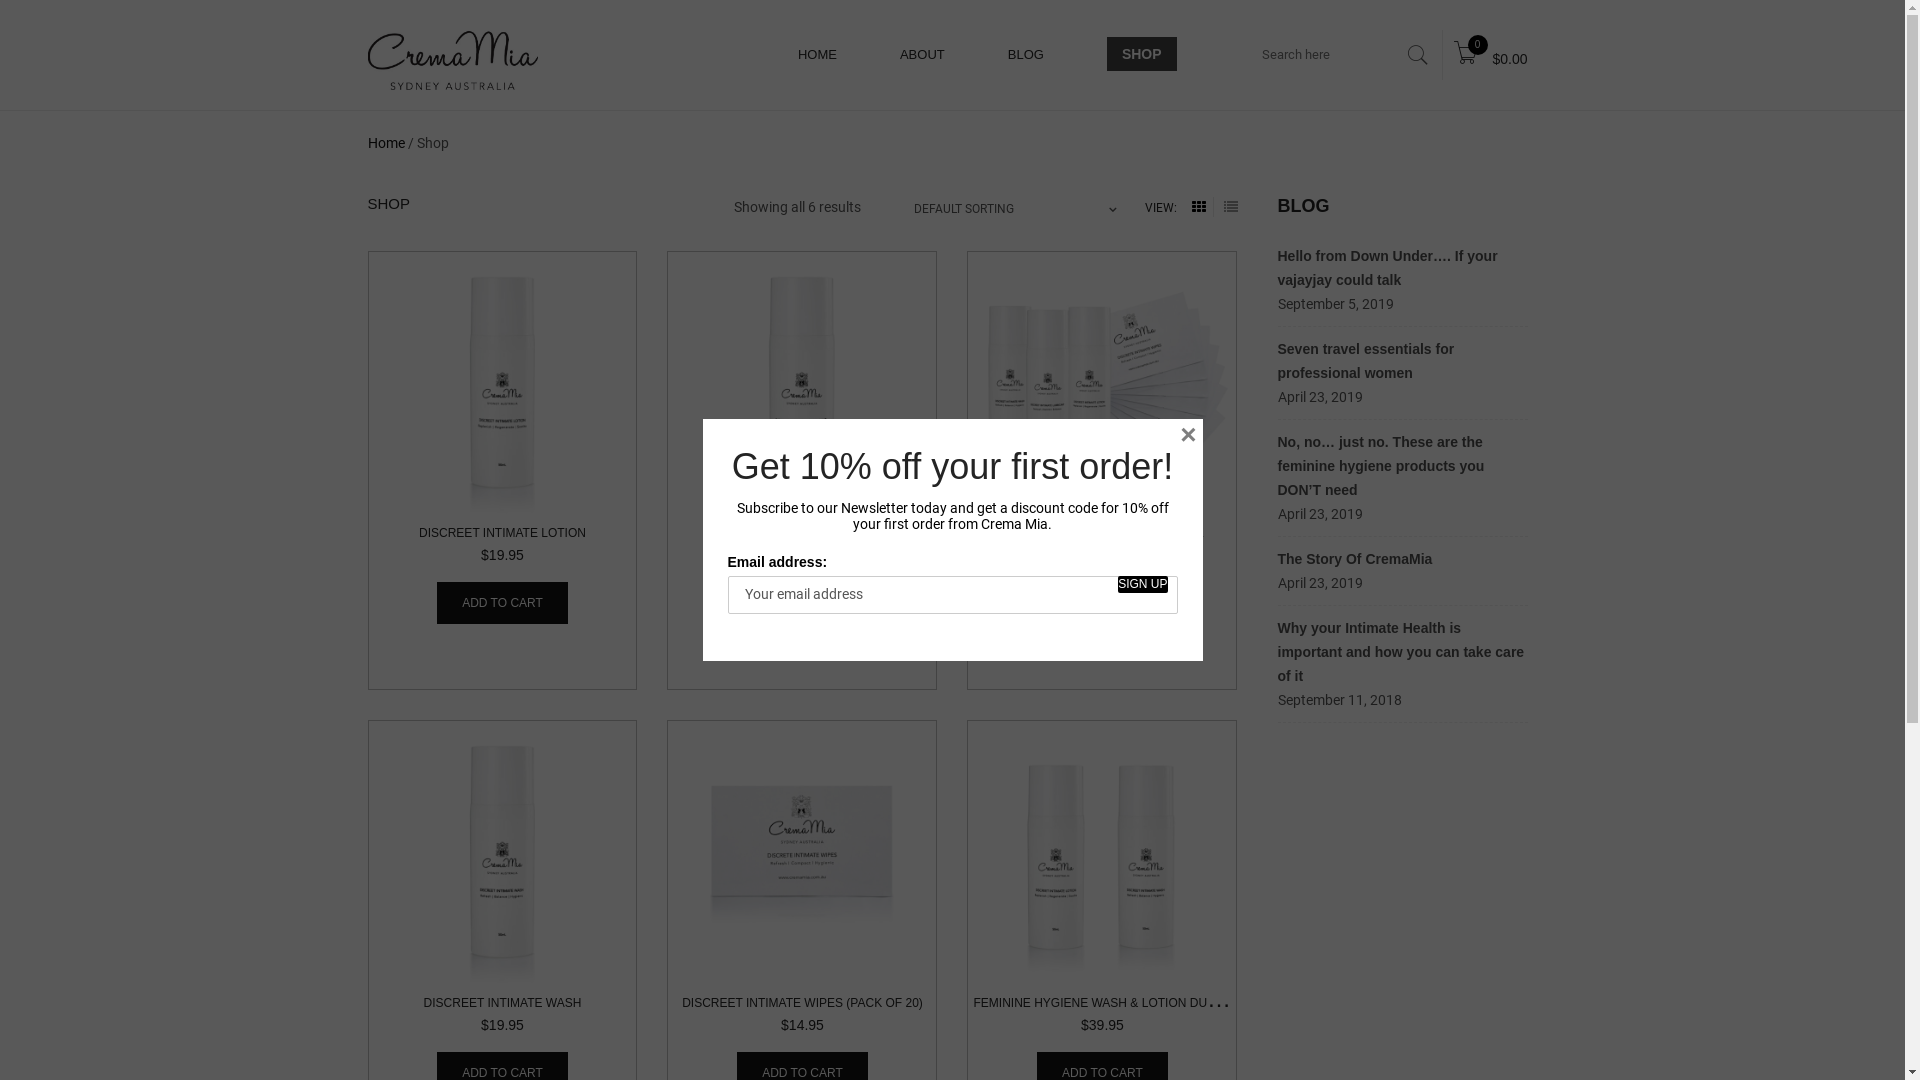  I want to click on 'HOME', so click(817, 53).